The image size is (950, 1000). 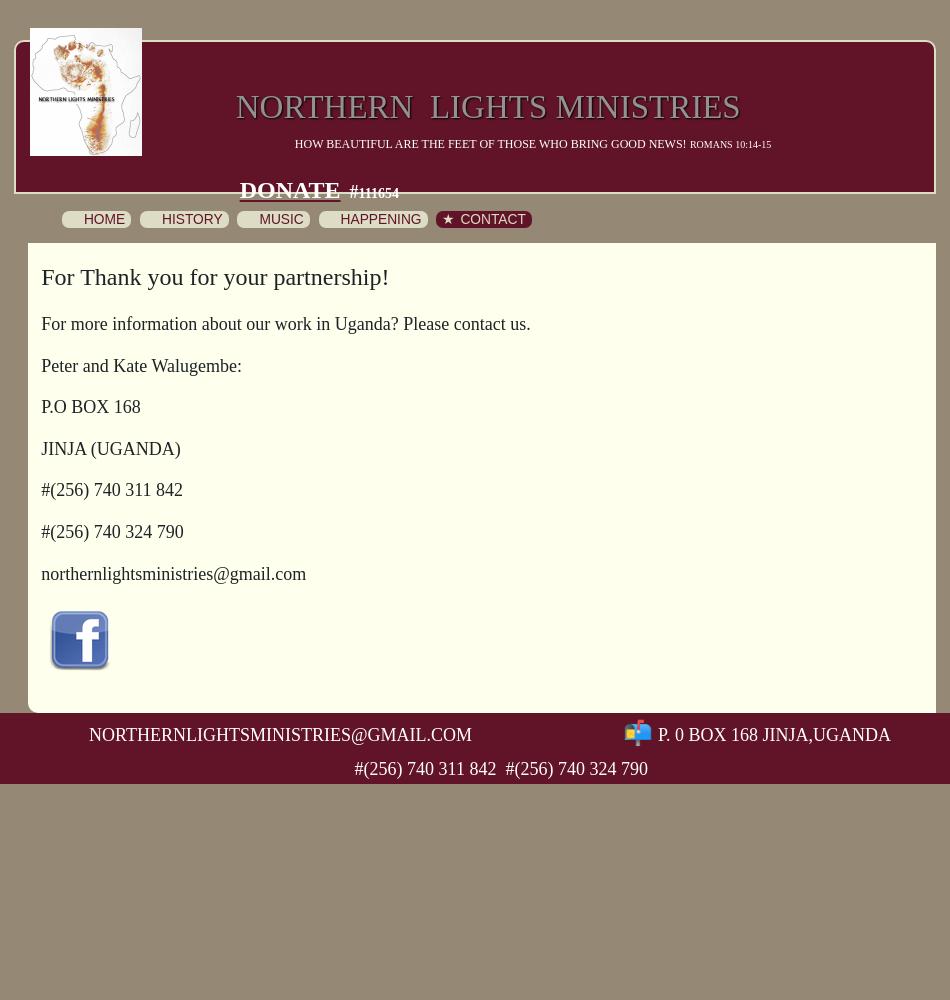 What do you see at coordinates (850, 733) in the screenshot?
I see `'Uganda'` at bounding box center [850, 733].